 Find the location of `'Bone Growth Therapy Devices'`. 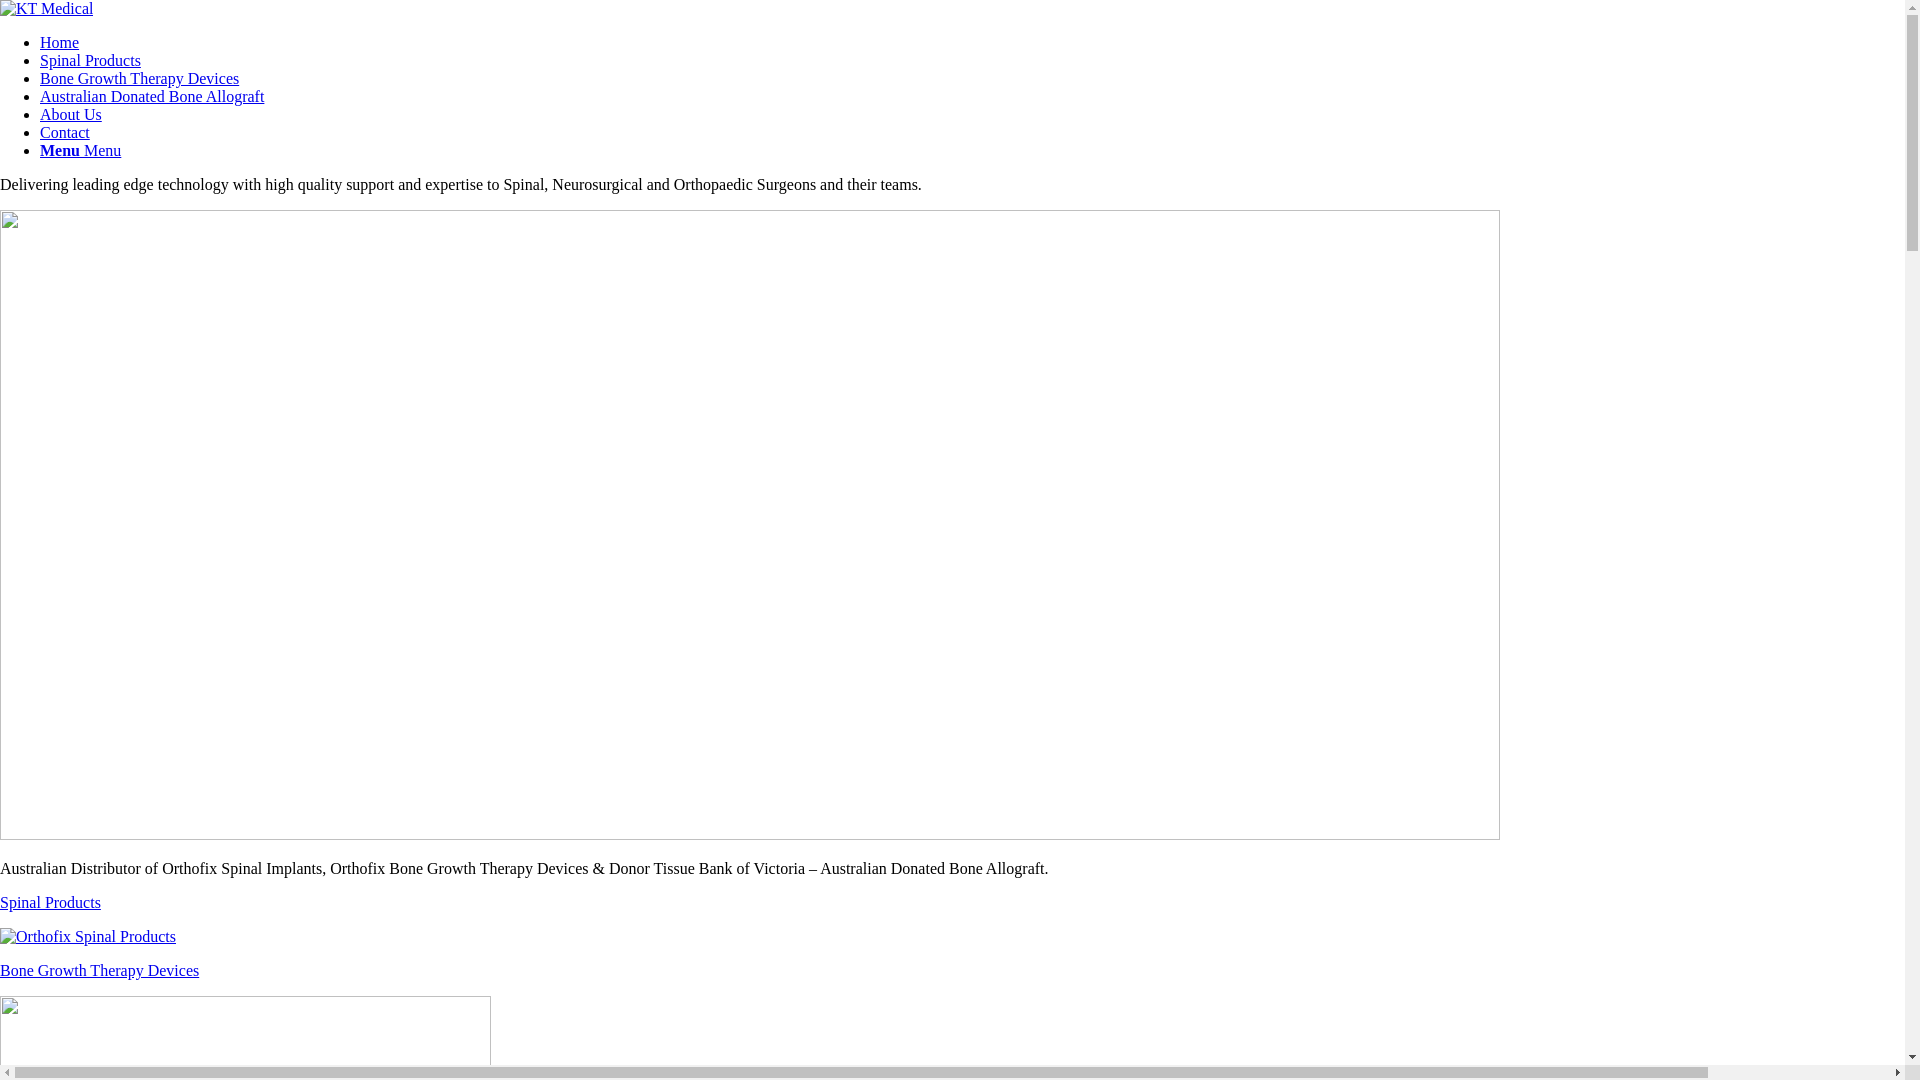

'Bone Growth Therapy Devices' is located at coordinates (39, 77).